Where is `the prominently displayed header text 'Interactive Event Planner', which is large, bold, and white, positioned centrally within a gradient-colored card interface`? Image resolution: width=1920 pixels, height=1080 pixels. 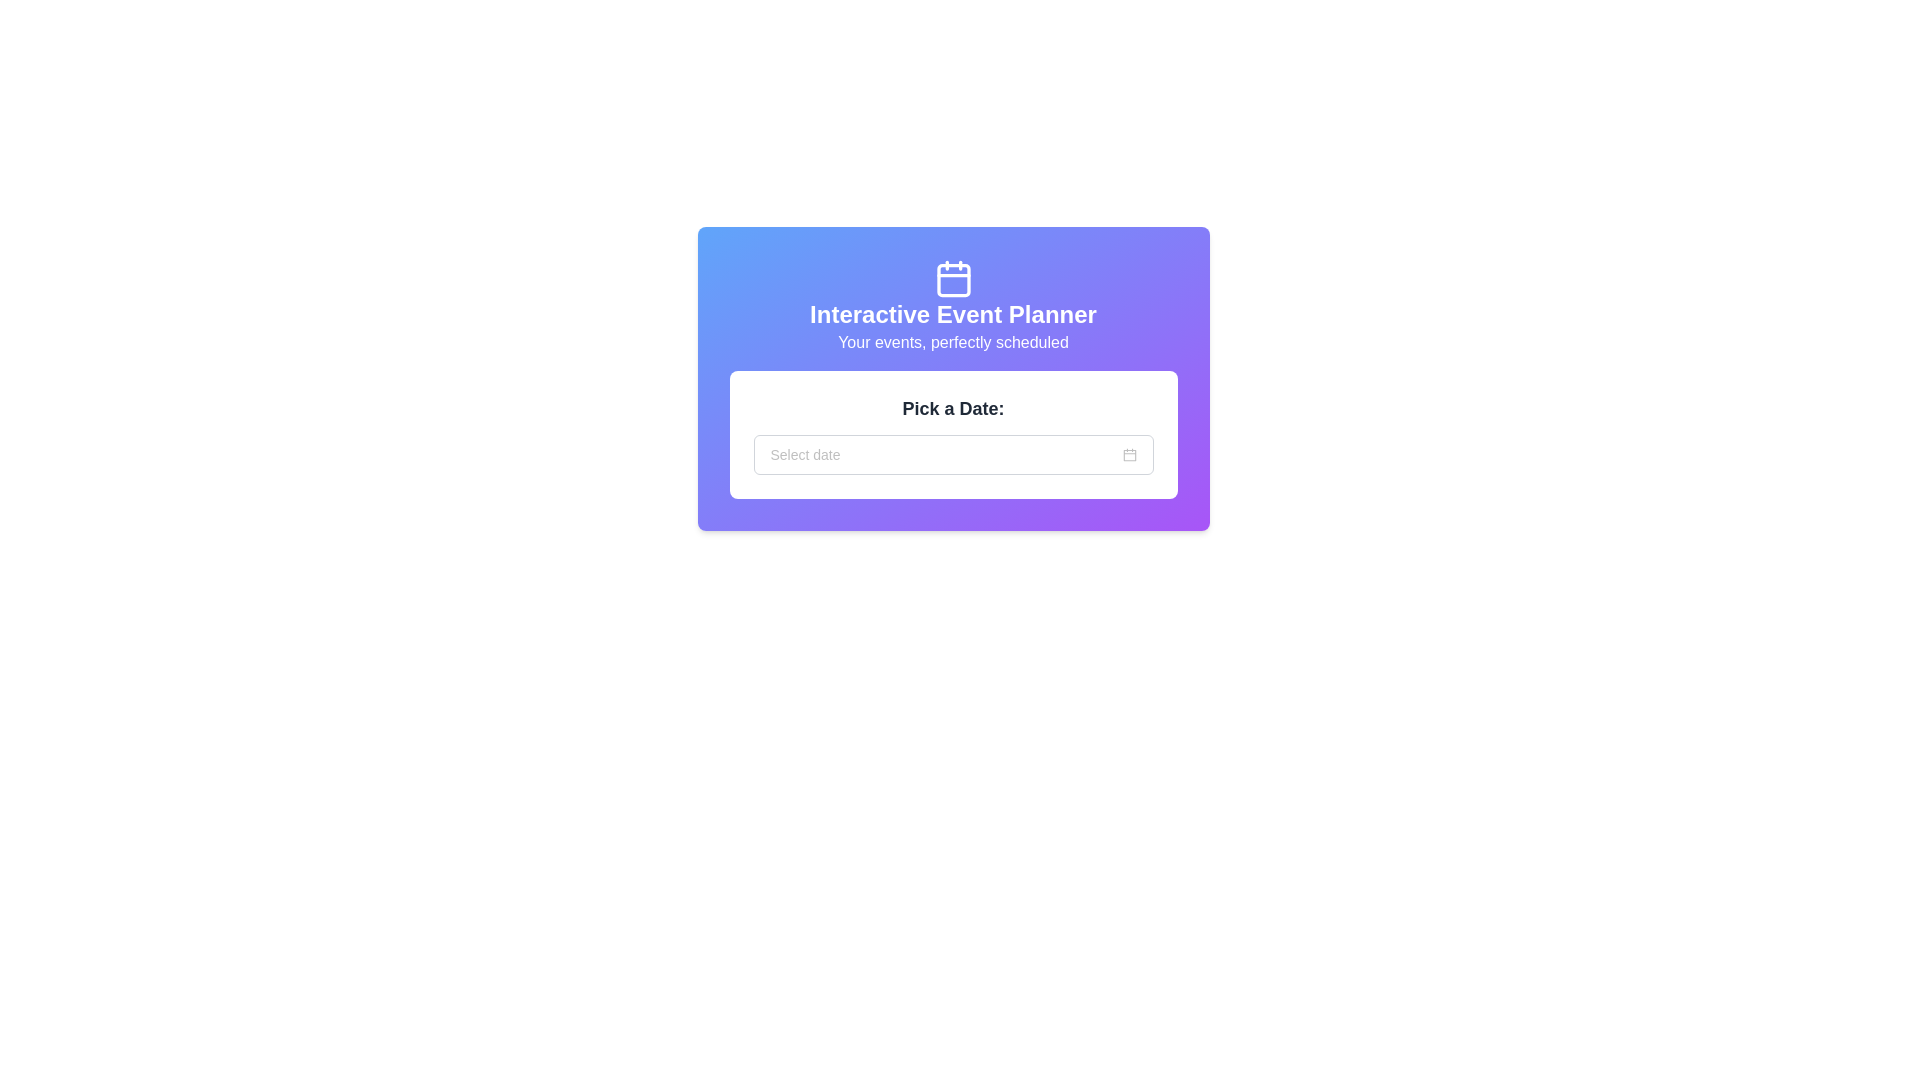
the prominently displayed header text 'Interactive Event Planner', which is large, bold, and white, positioned centrally within a gradient-colored card interface is located at coordinates (952, 315).